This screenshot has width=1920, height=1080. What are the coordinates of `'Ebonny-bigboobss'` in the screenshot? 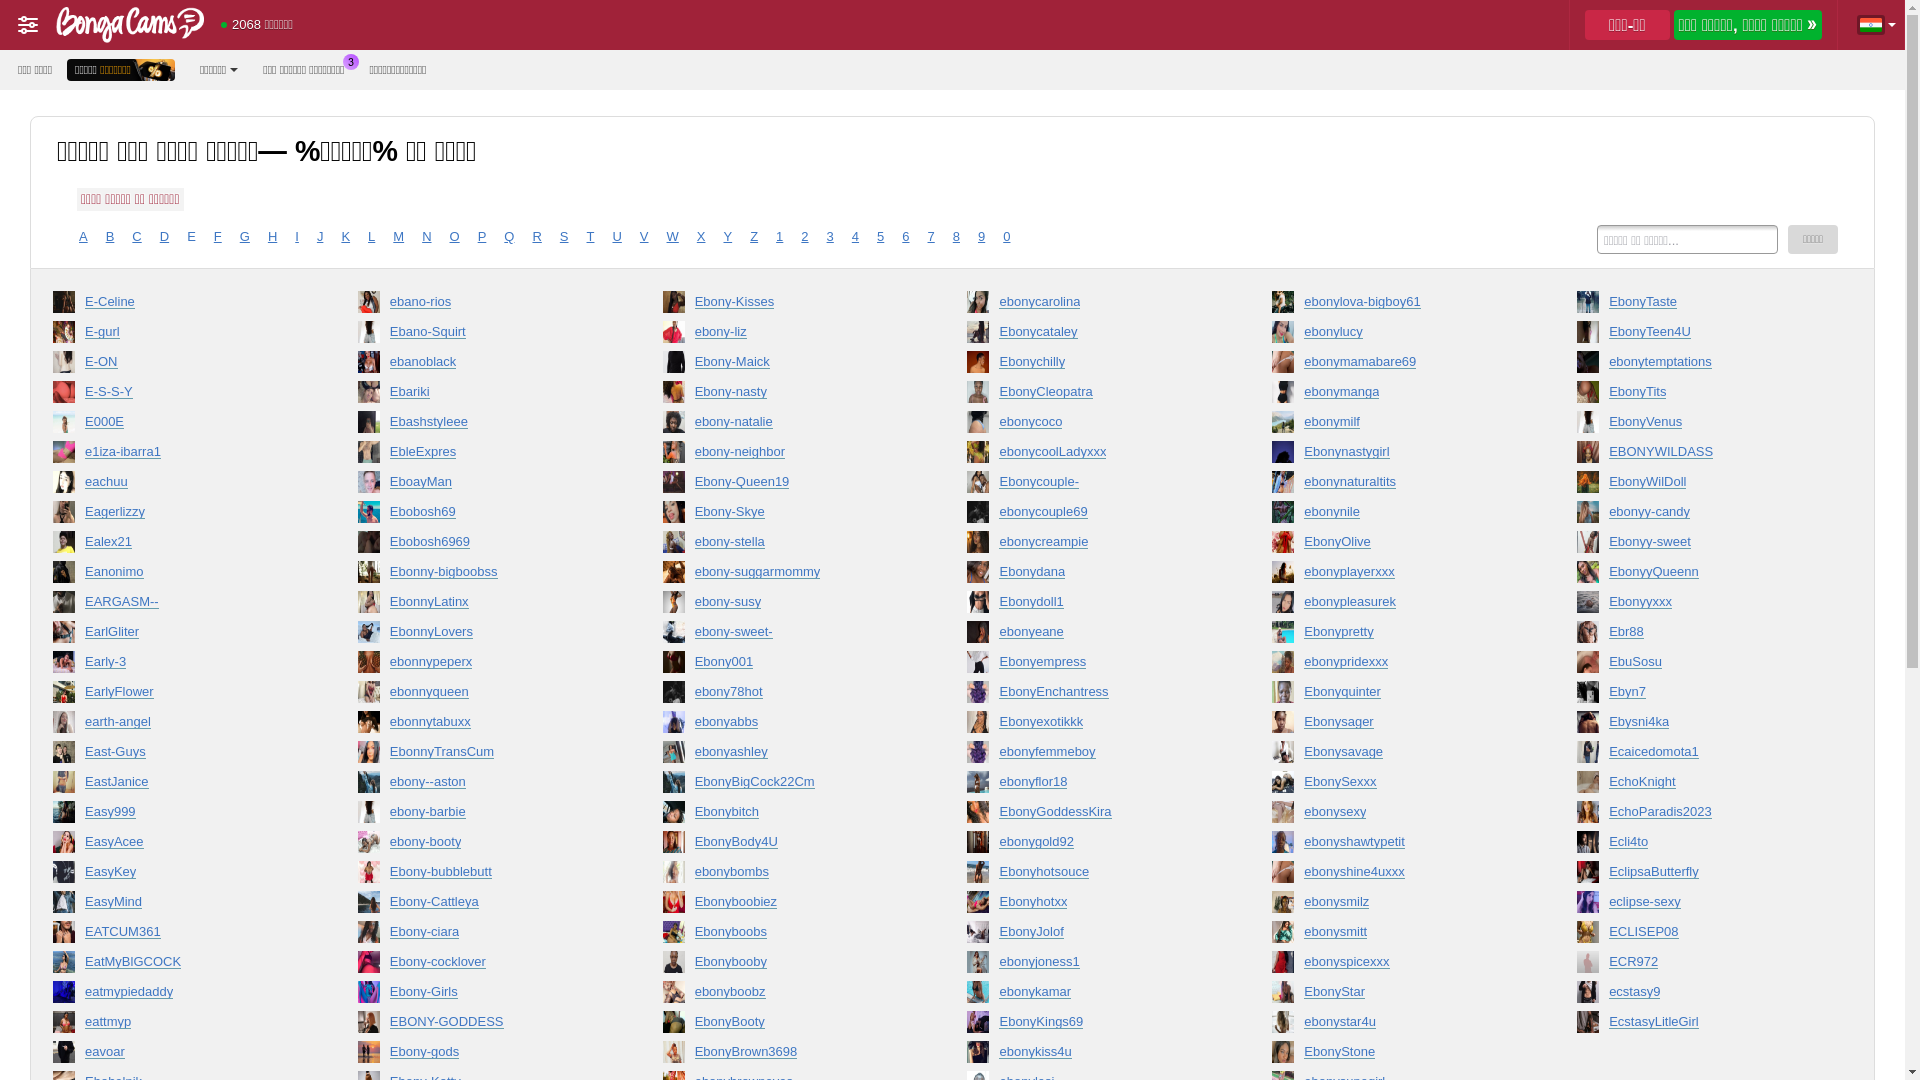 It's located at (481, 575).